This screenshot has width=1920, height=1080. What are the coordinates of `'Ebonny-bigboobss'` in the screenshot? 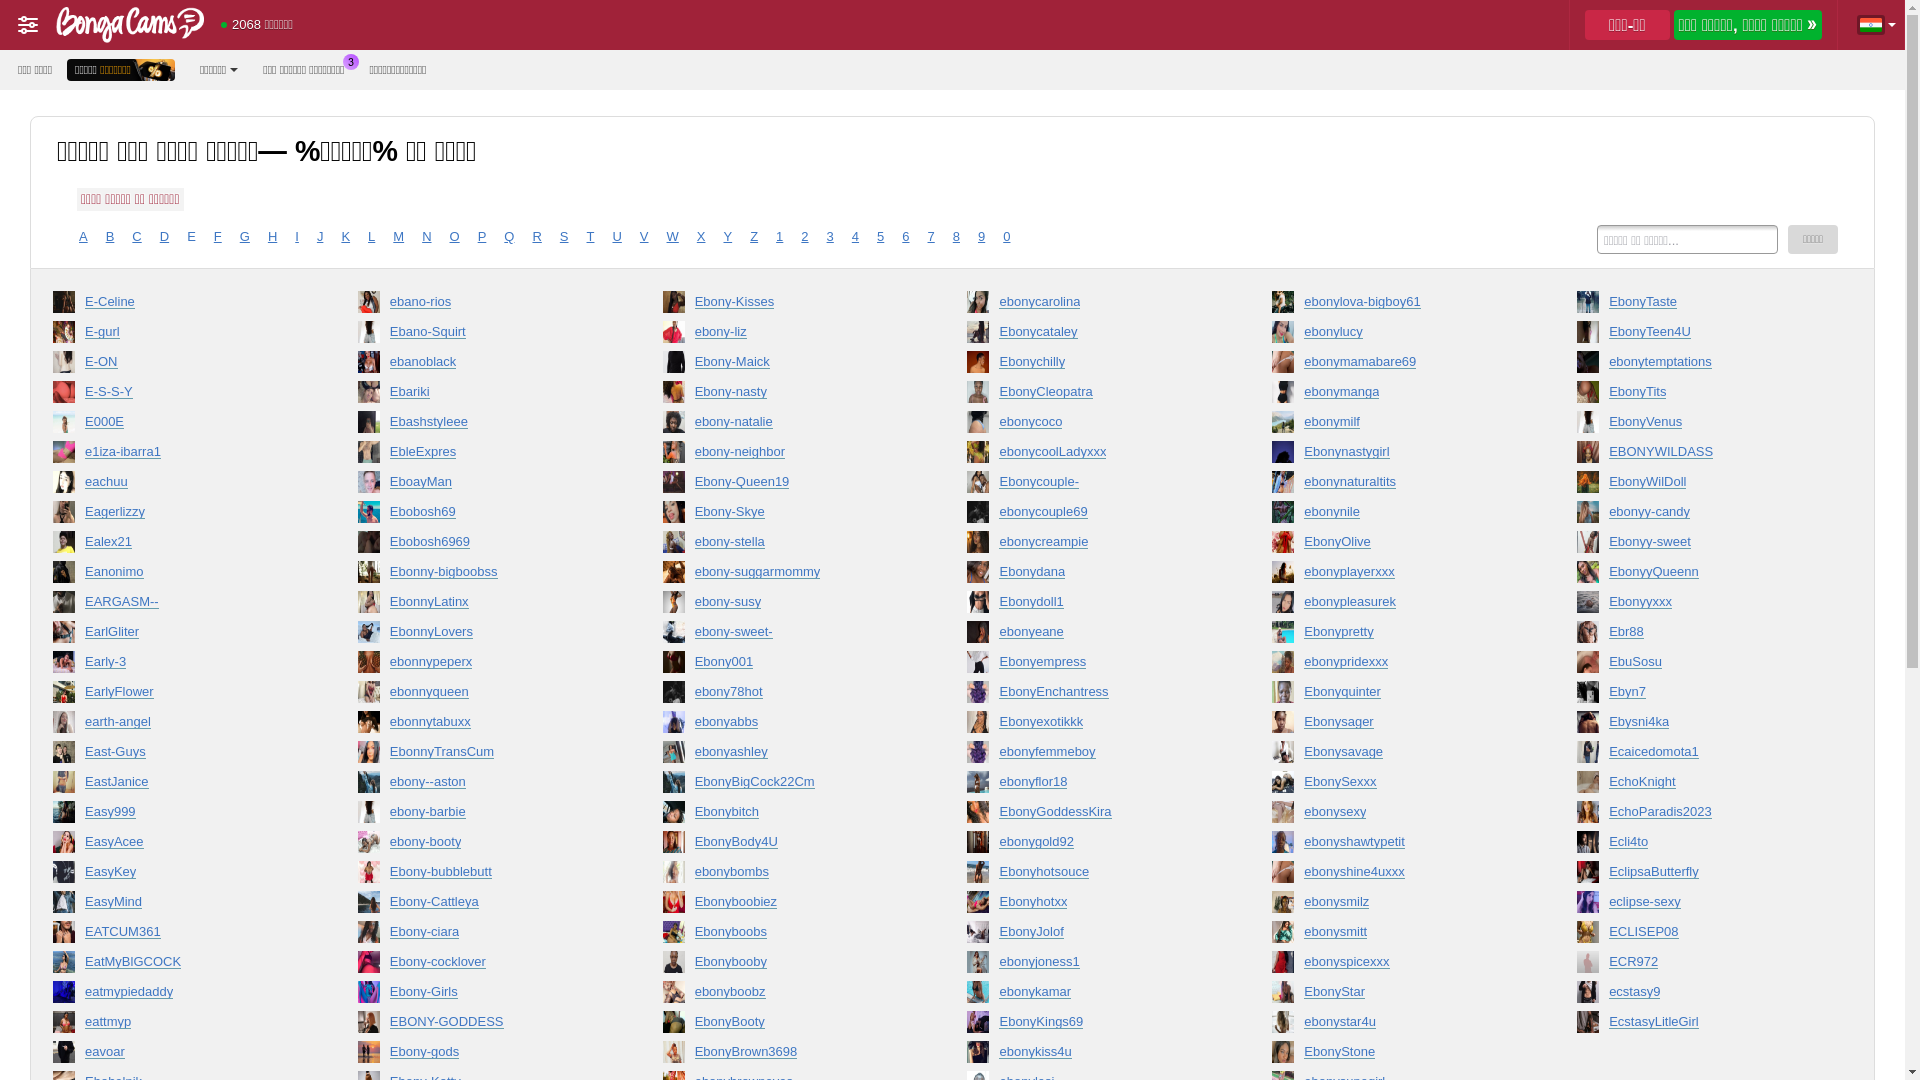 It's located at (481, 575).